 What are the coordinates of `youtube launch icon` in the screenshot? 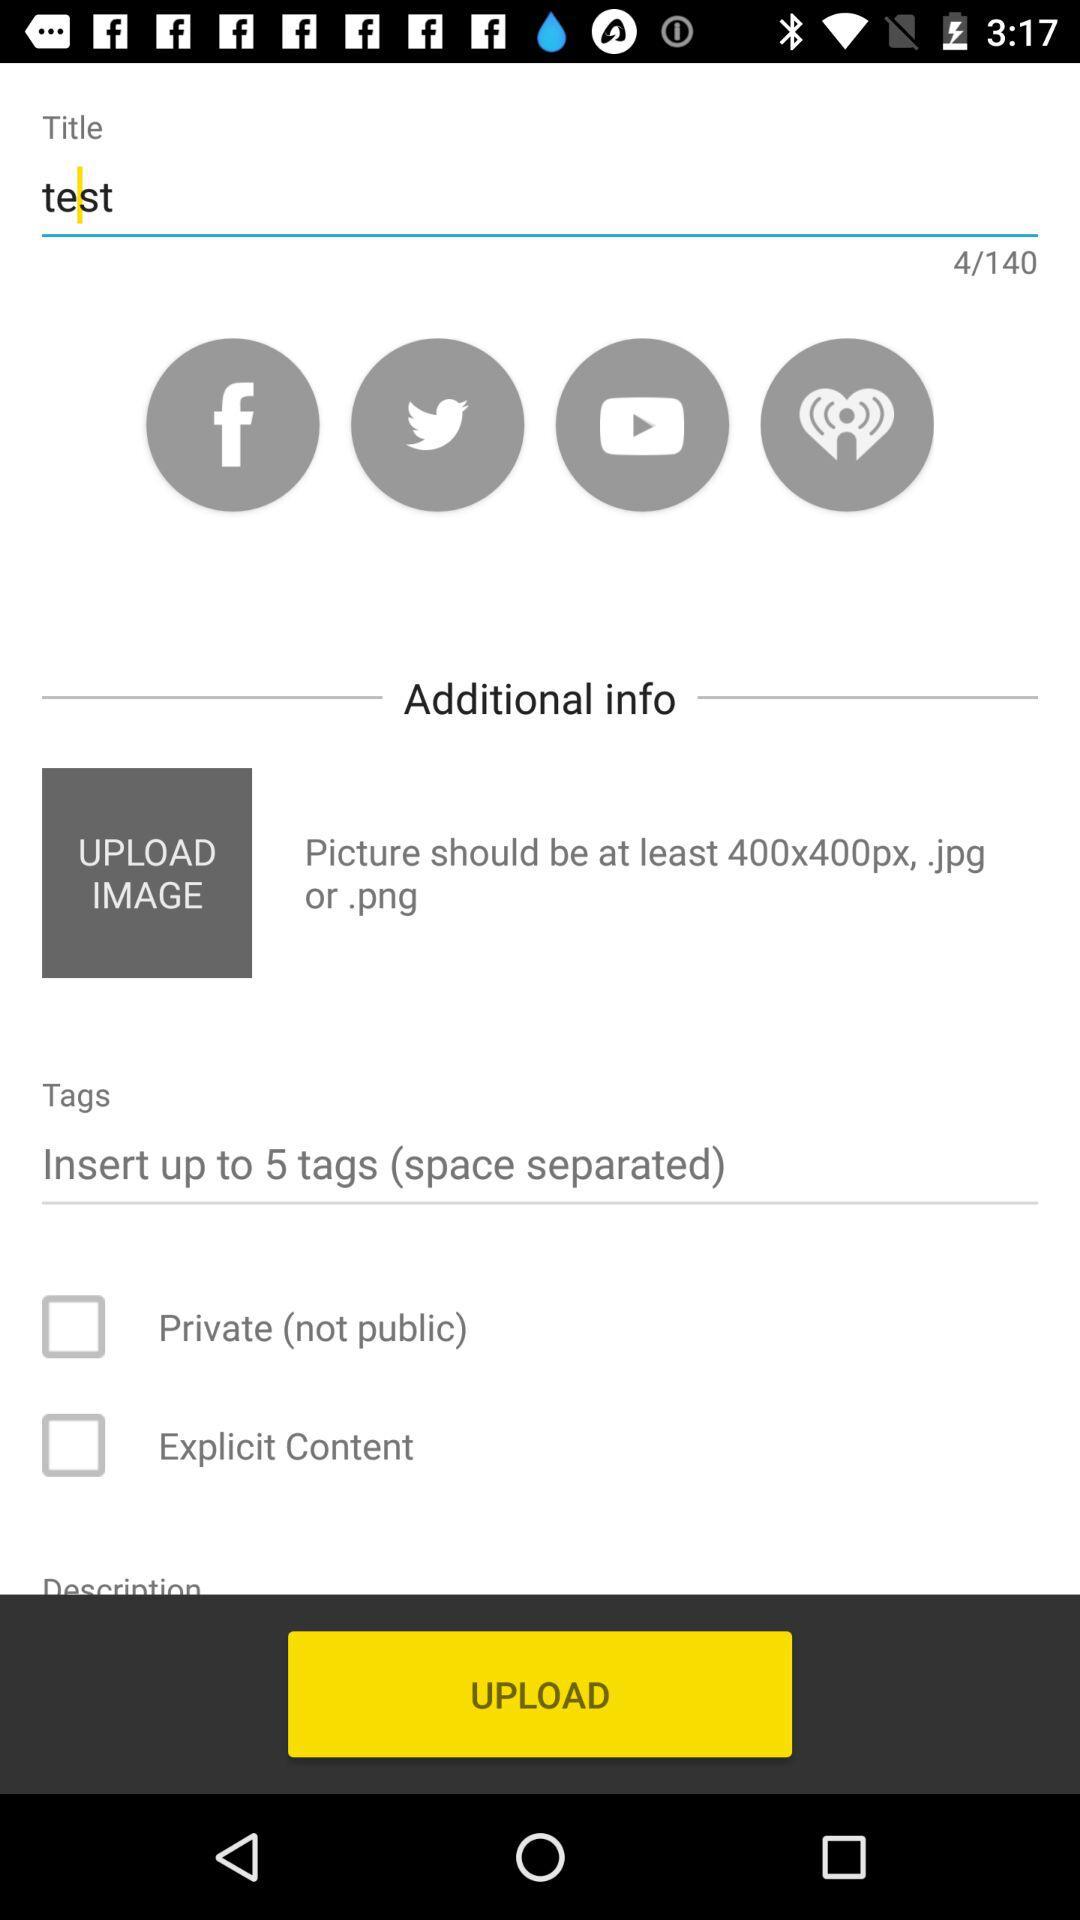 It's located at (642, 423).